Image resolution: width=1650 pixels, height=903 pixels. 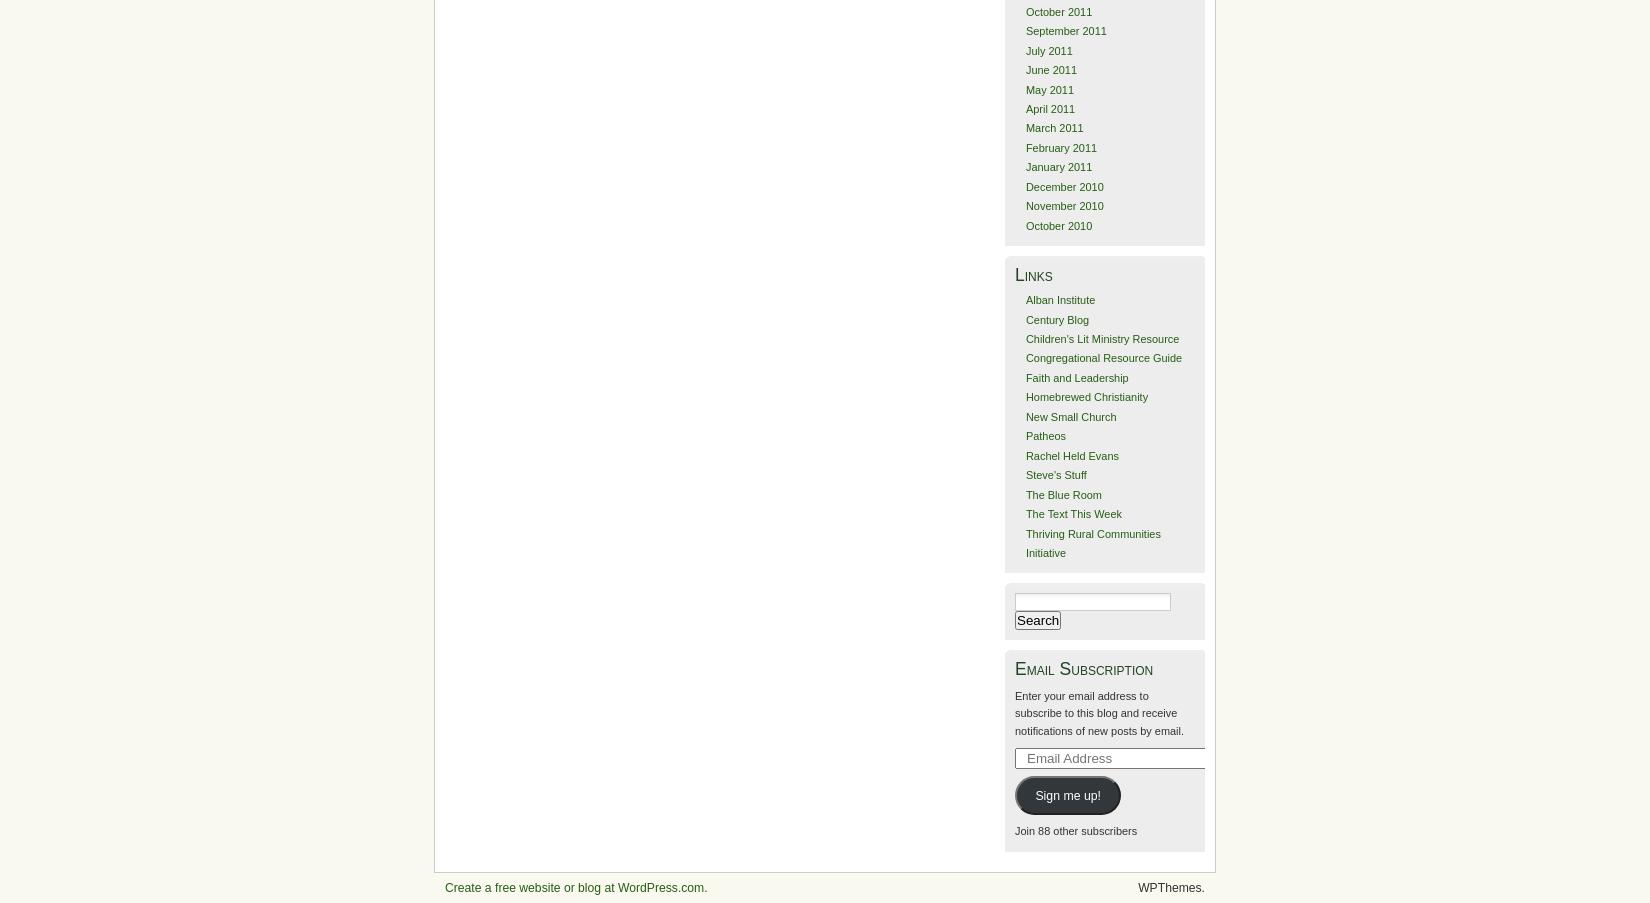 What do you see at coordinates (1045, 434) in the screenshot?
I see `'Patheos'` at bounding box center [1045, 434].